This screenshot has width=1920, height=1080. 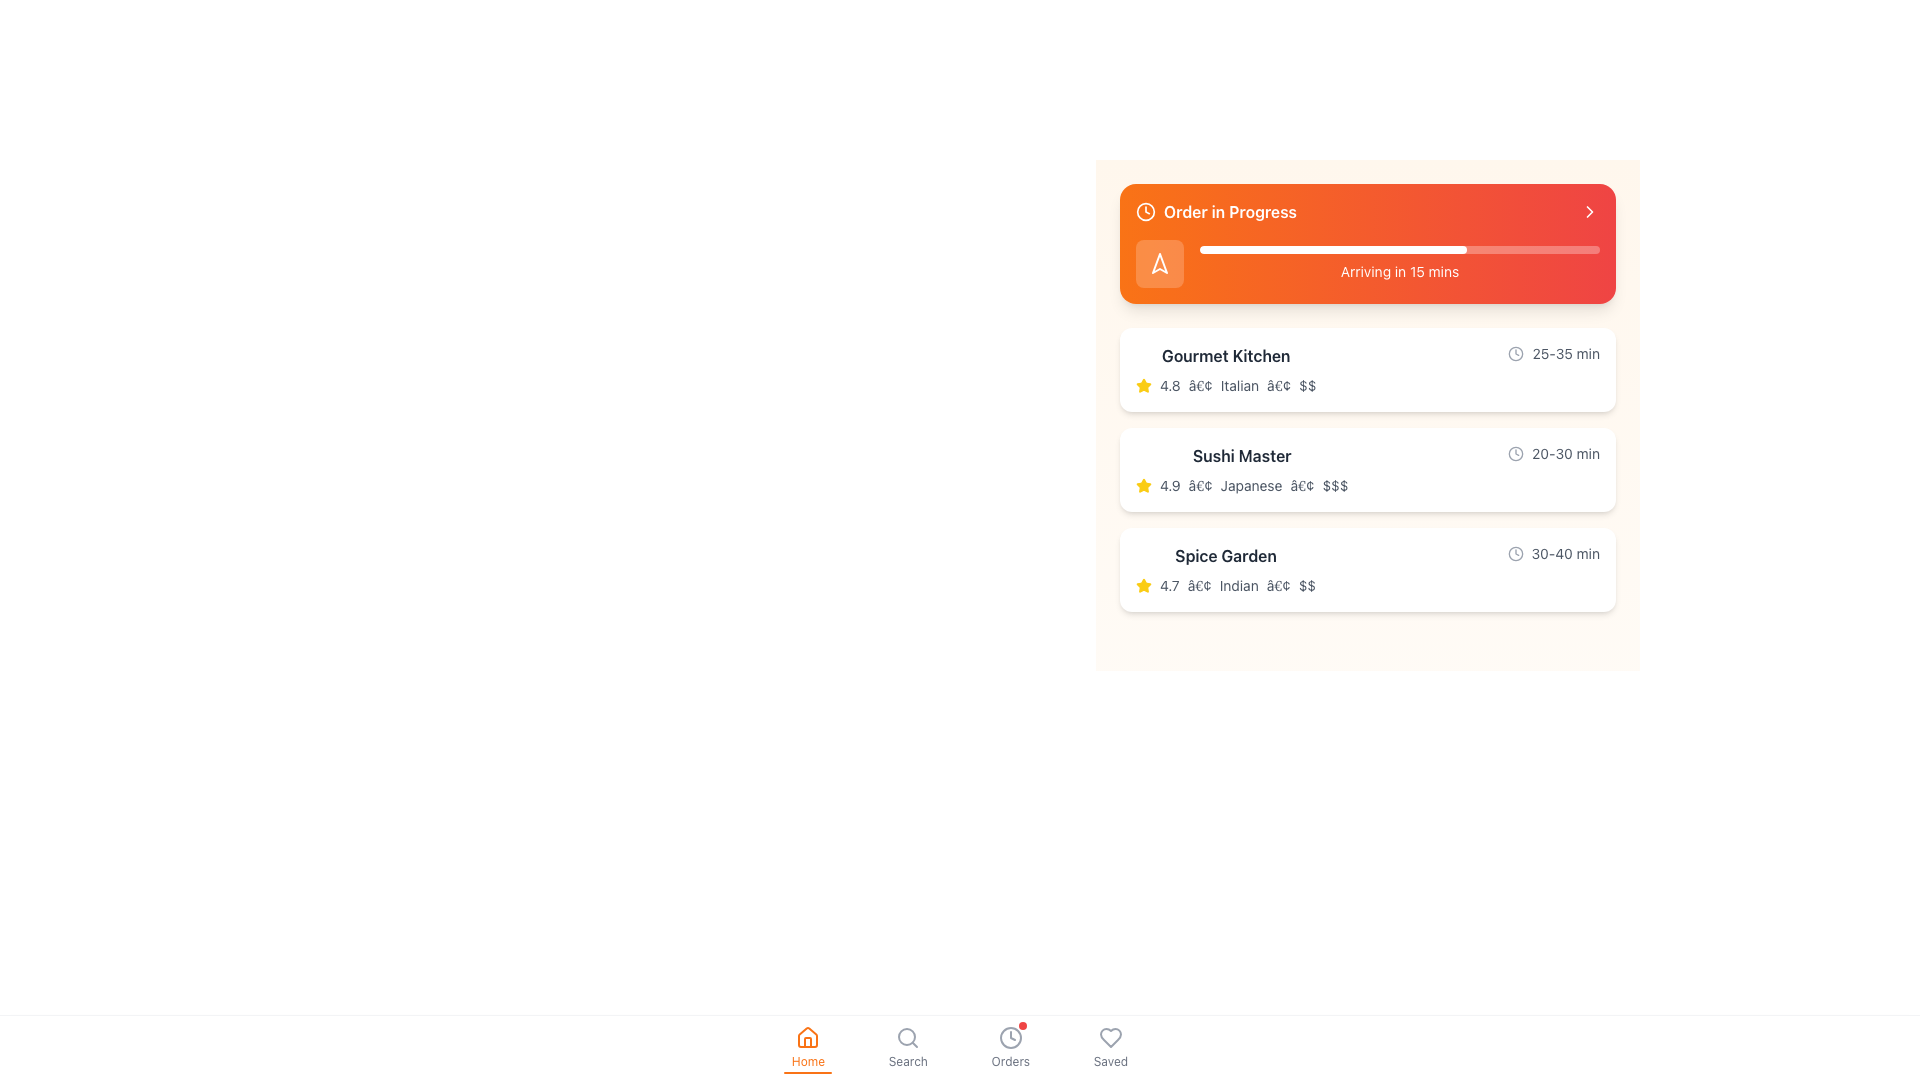 I want to click on the text label displaying two dollar signs ($$) located at the end of the 'Indian' category description in the third restaurant entry, so click(x=1307, y=585).